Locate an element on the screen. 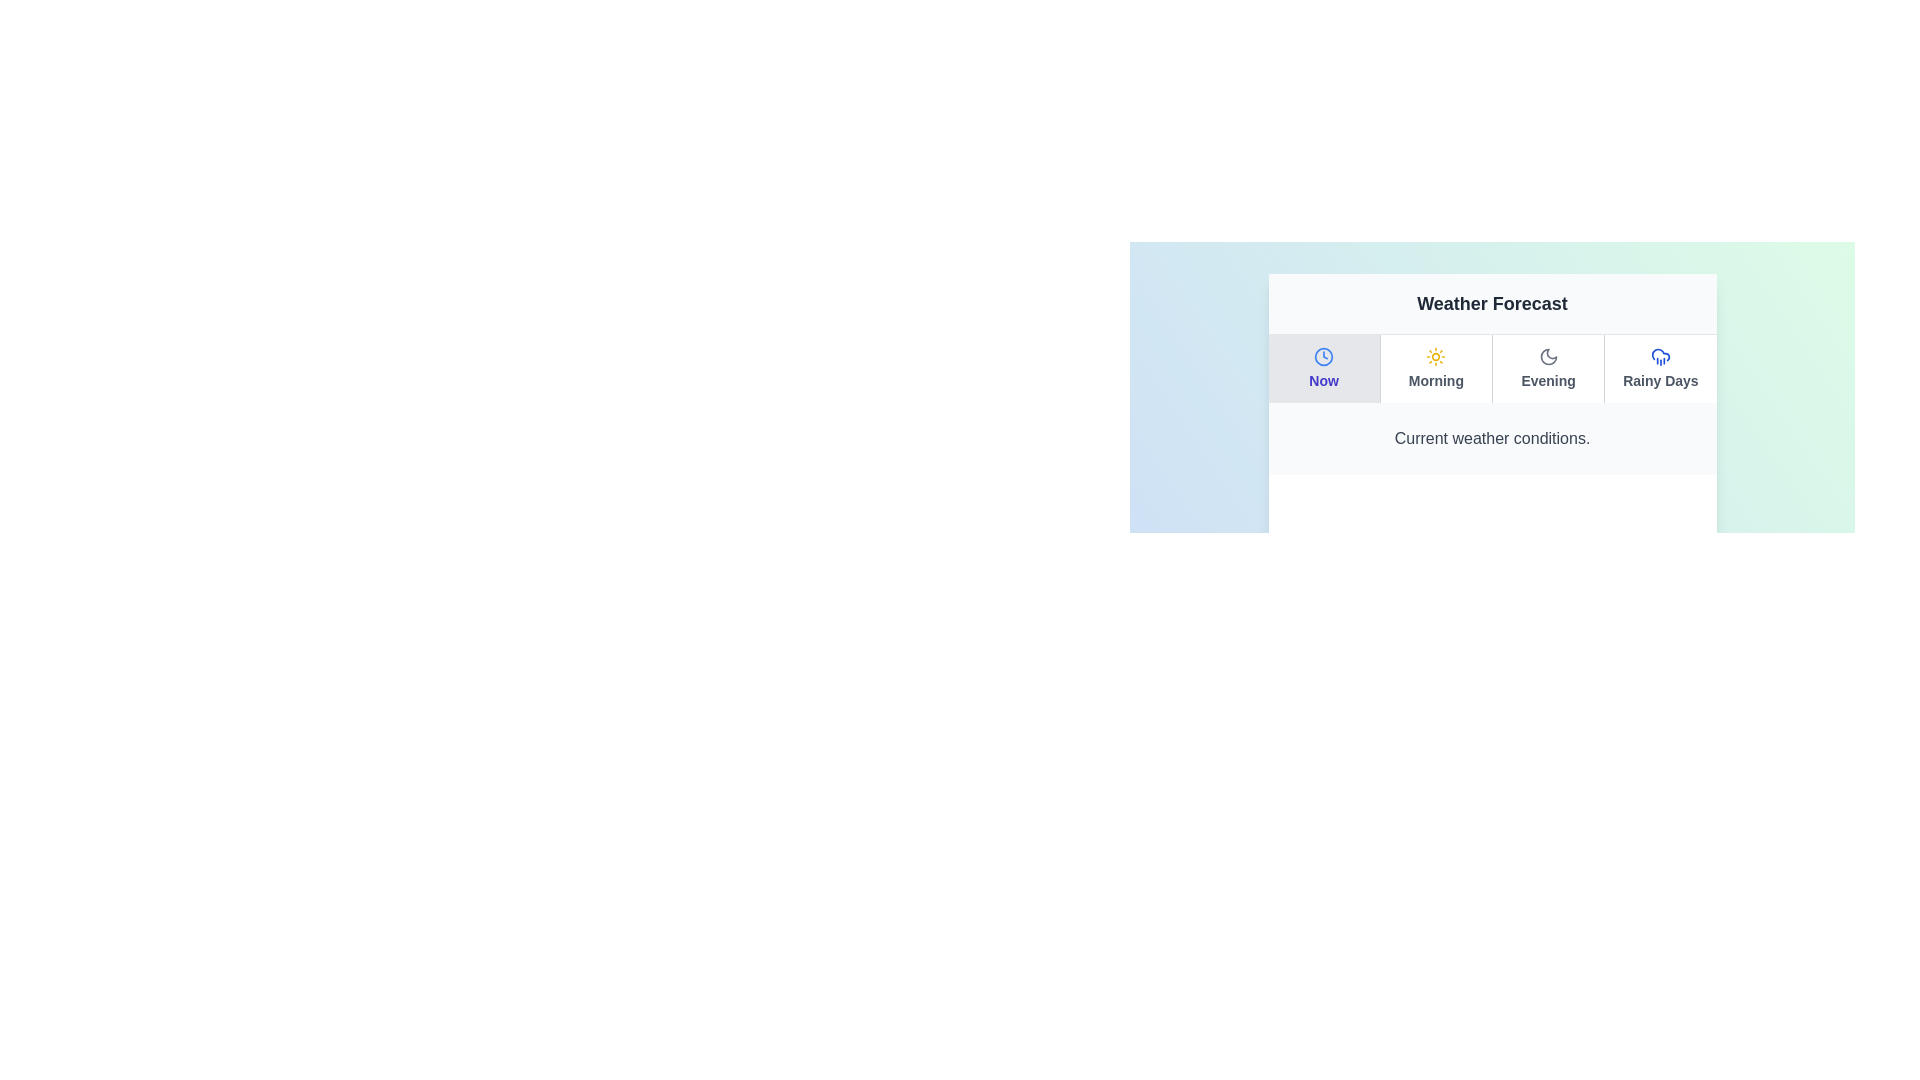 This screenshot has height=1080, width=1920. the 'Rainy Days' icon in the weather forecast navigation bar is located at coordinates (1660, 369).